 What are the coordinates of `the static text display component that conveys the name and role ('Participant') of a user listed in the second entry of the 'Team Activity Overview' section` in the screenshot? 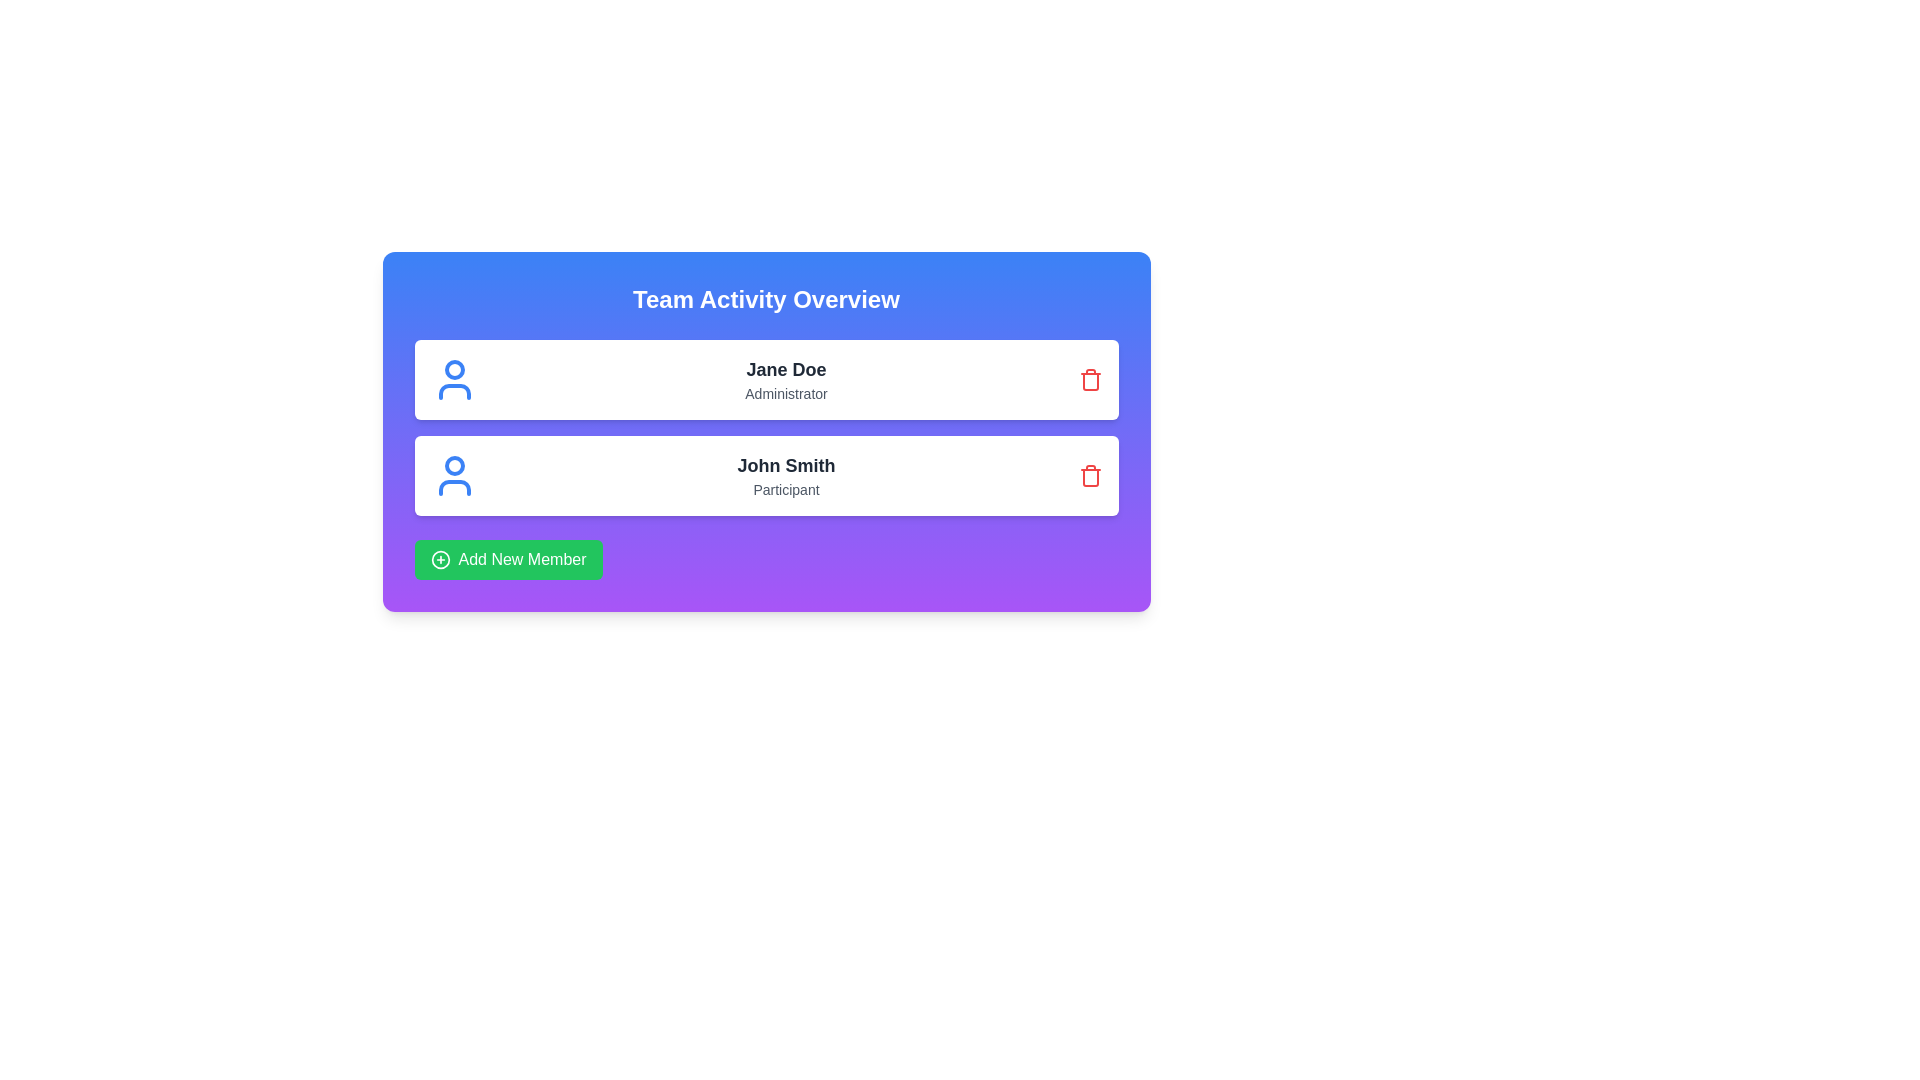 It's located at (785, 475).